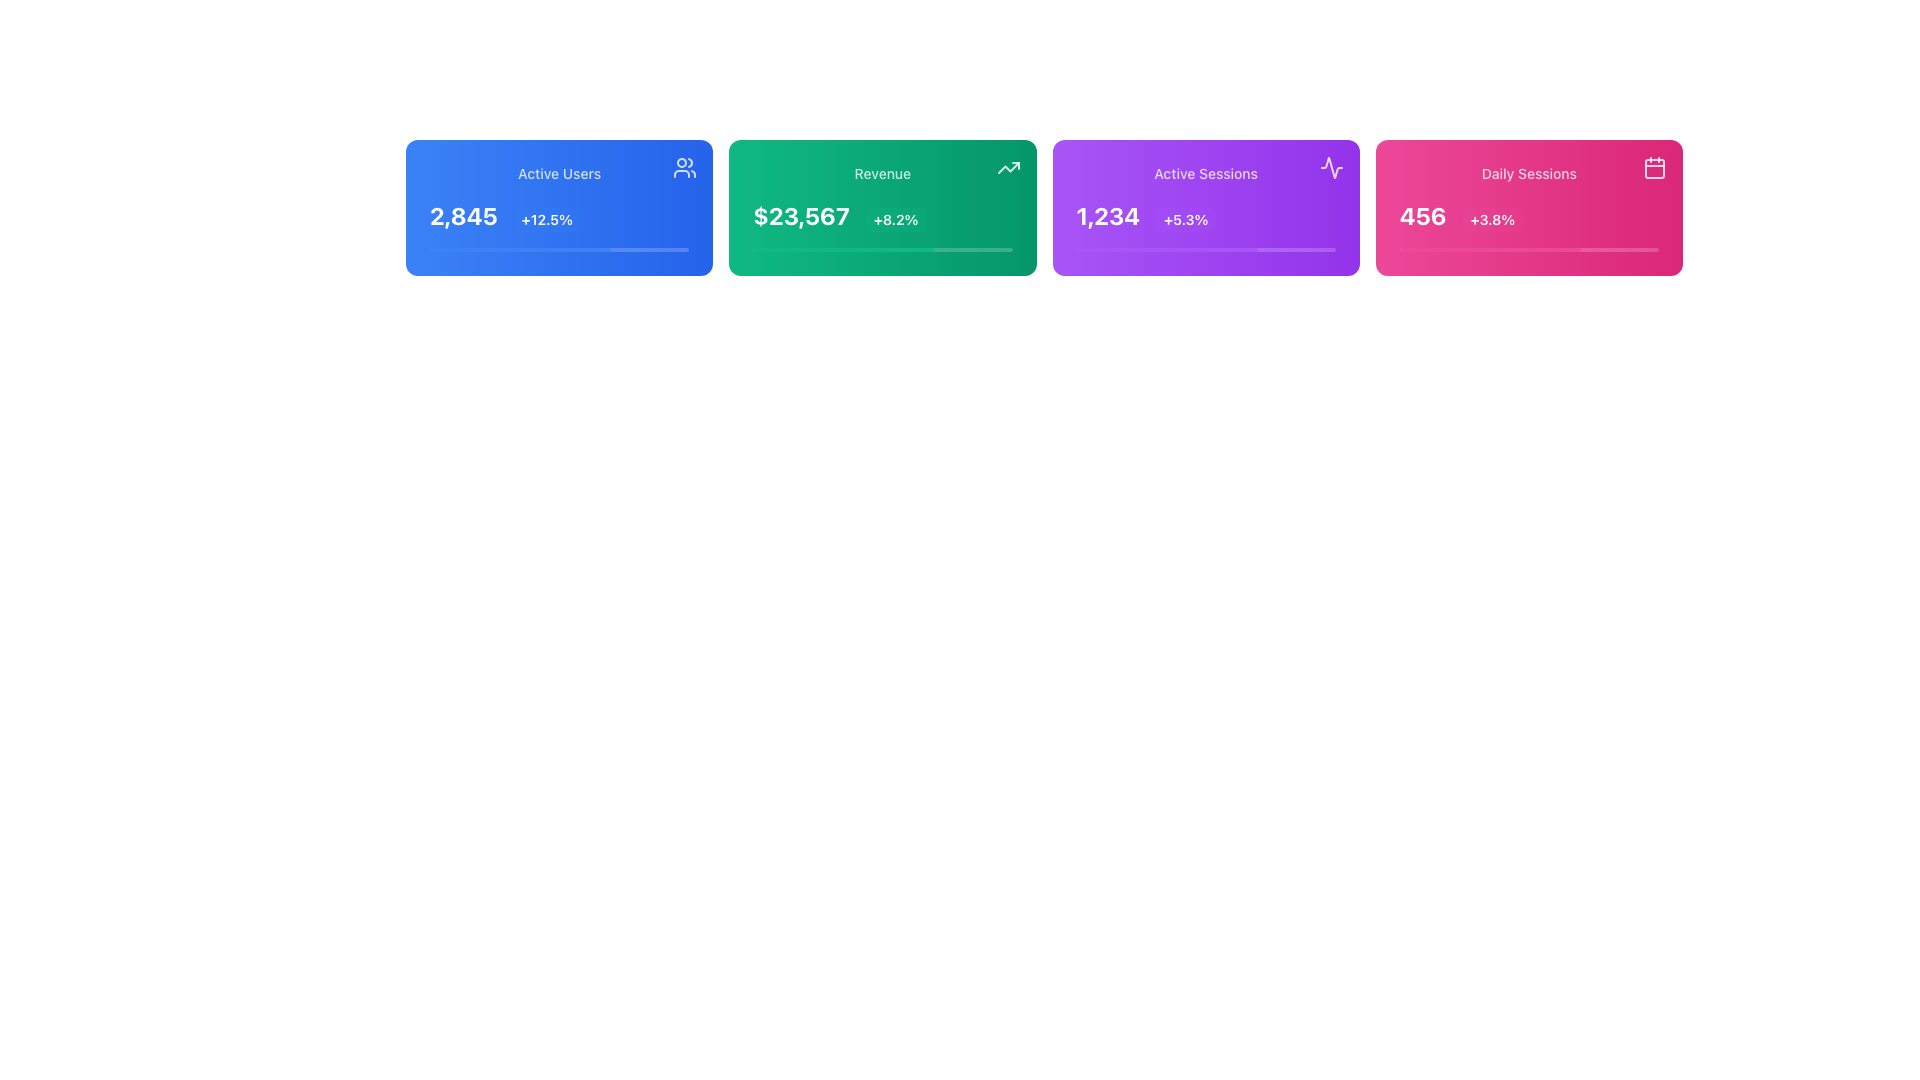  What do you see at coordinates (1490, 249) in the screenshot?
I see `the progress bar representing the completion percentage of 'Daily Sessions', located at the bottom of the 'Daily Sessions' card` at bounding box center [1490, 249].